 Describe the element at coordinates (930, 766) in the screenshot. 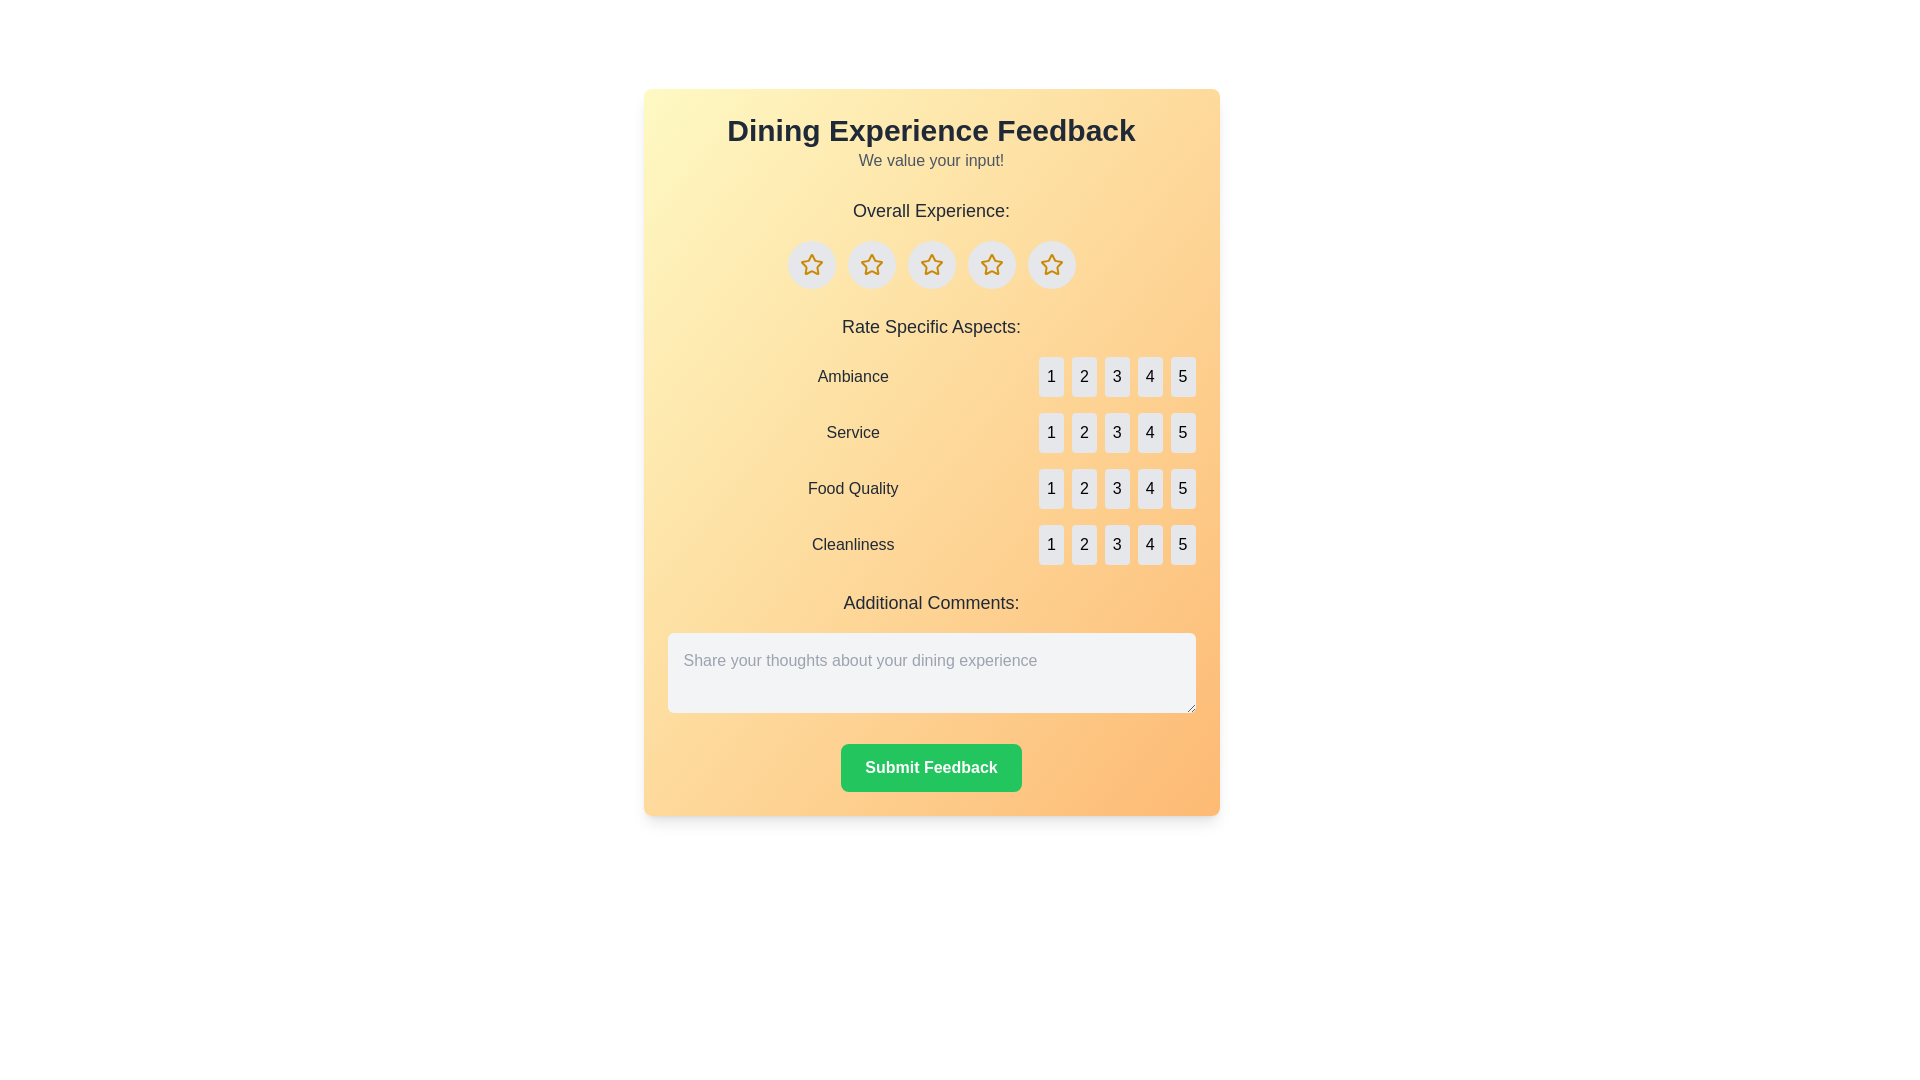

I see `the 'Submit Feedback' button, which is centrally aligned at the bottom of the feedback submission form and has a green background that changes to a darker shade when hovered over` at that location.